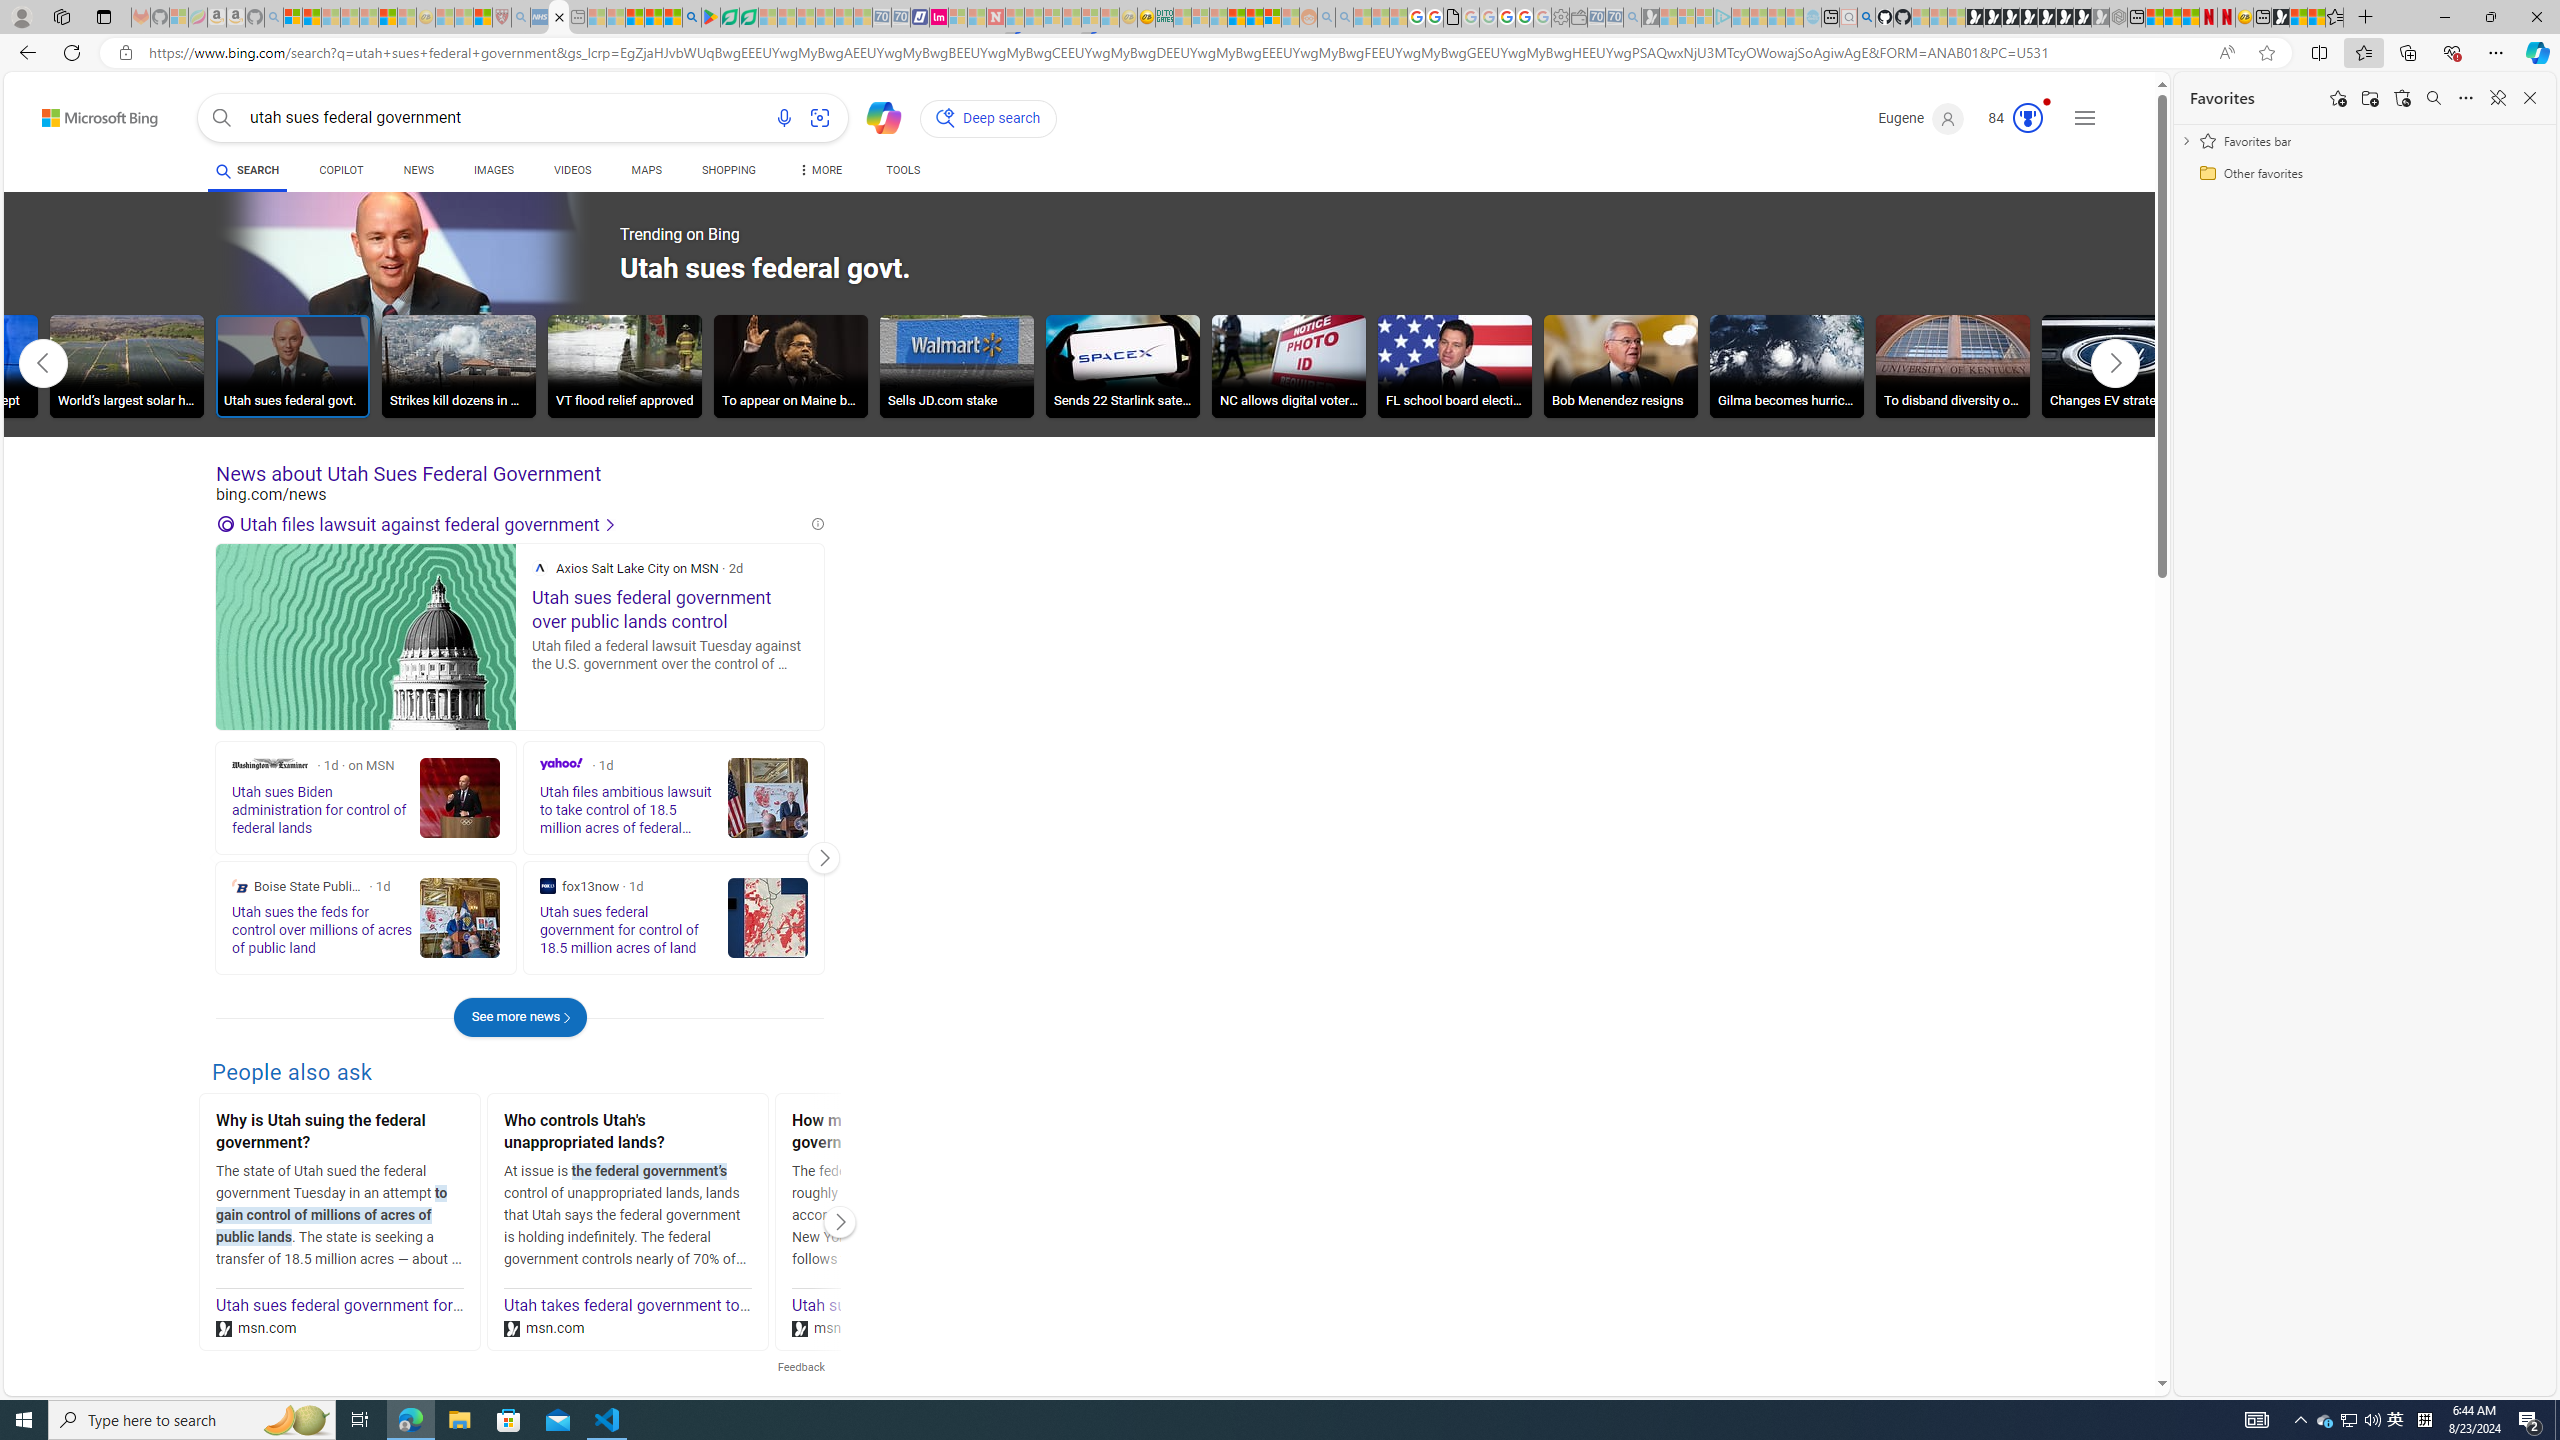 The width and height of the screenshot is (2560, 1440). What do you see at coordinates (2116, 1324) in the screenshot?
I see `'Search more'` at bounding box center [2116, 1324].